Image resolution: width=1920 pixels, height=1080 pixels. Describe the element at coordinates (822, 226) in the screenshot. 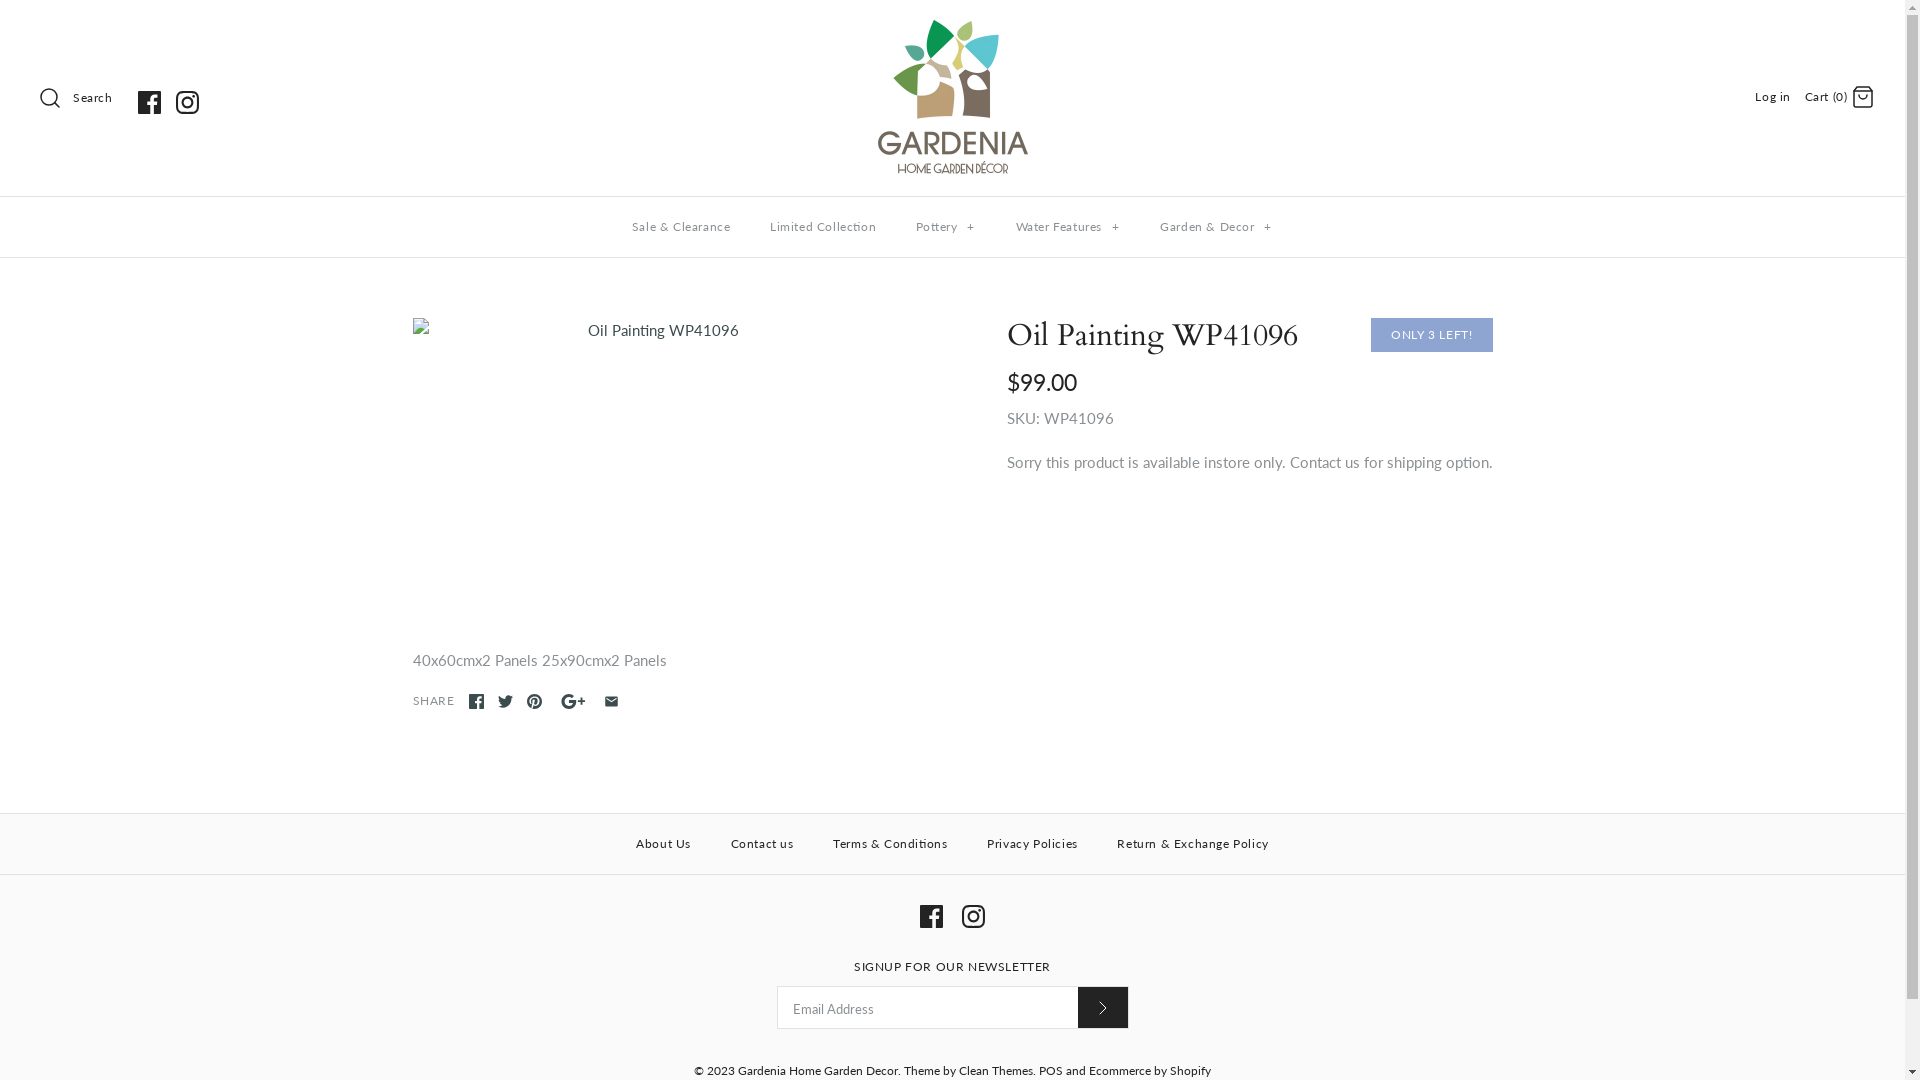

I see `'Limited Collection'` at that location.